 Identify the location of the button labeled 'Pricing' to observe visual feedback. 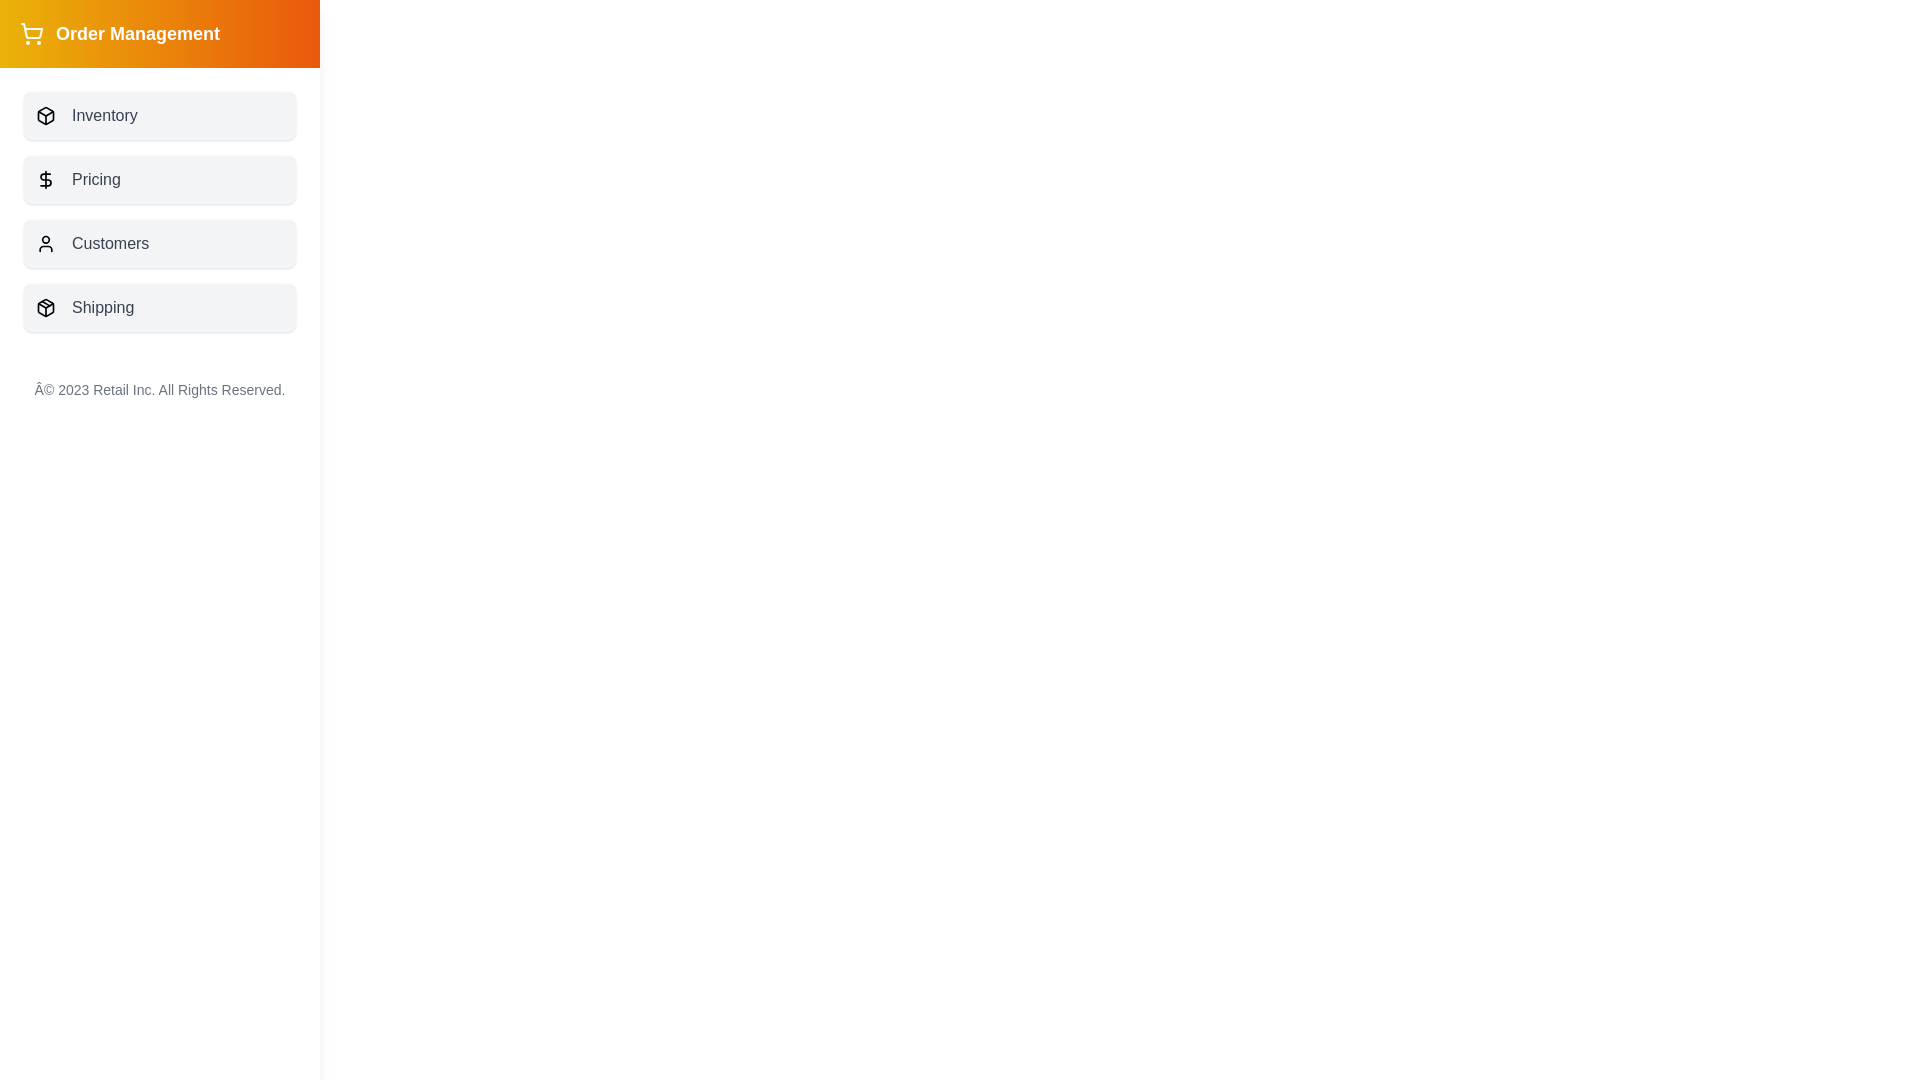
(158, 180).